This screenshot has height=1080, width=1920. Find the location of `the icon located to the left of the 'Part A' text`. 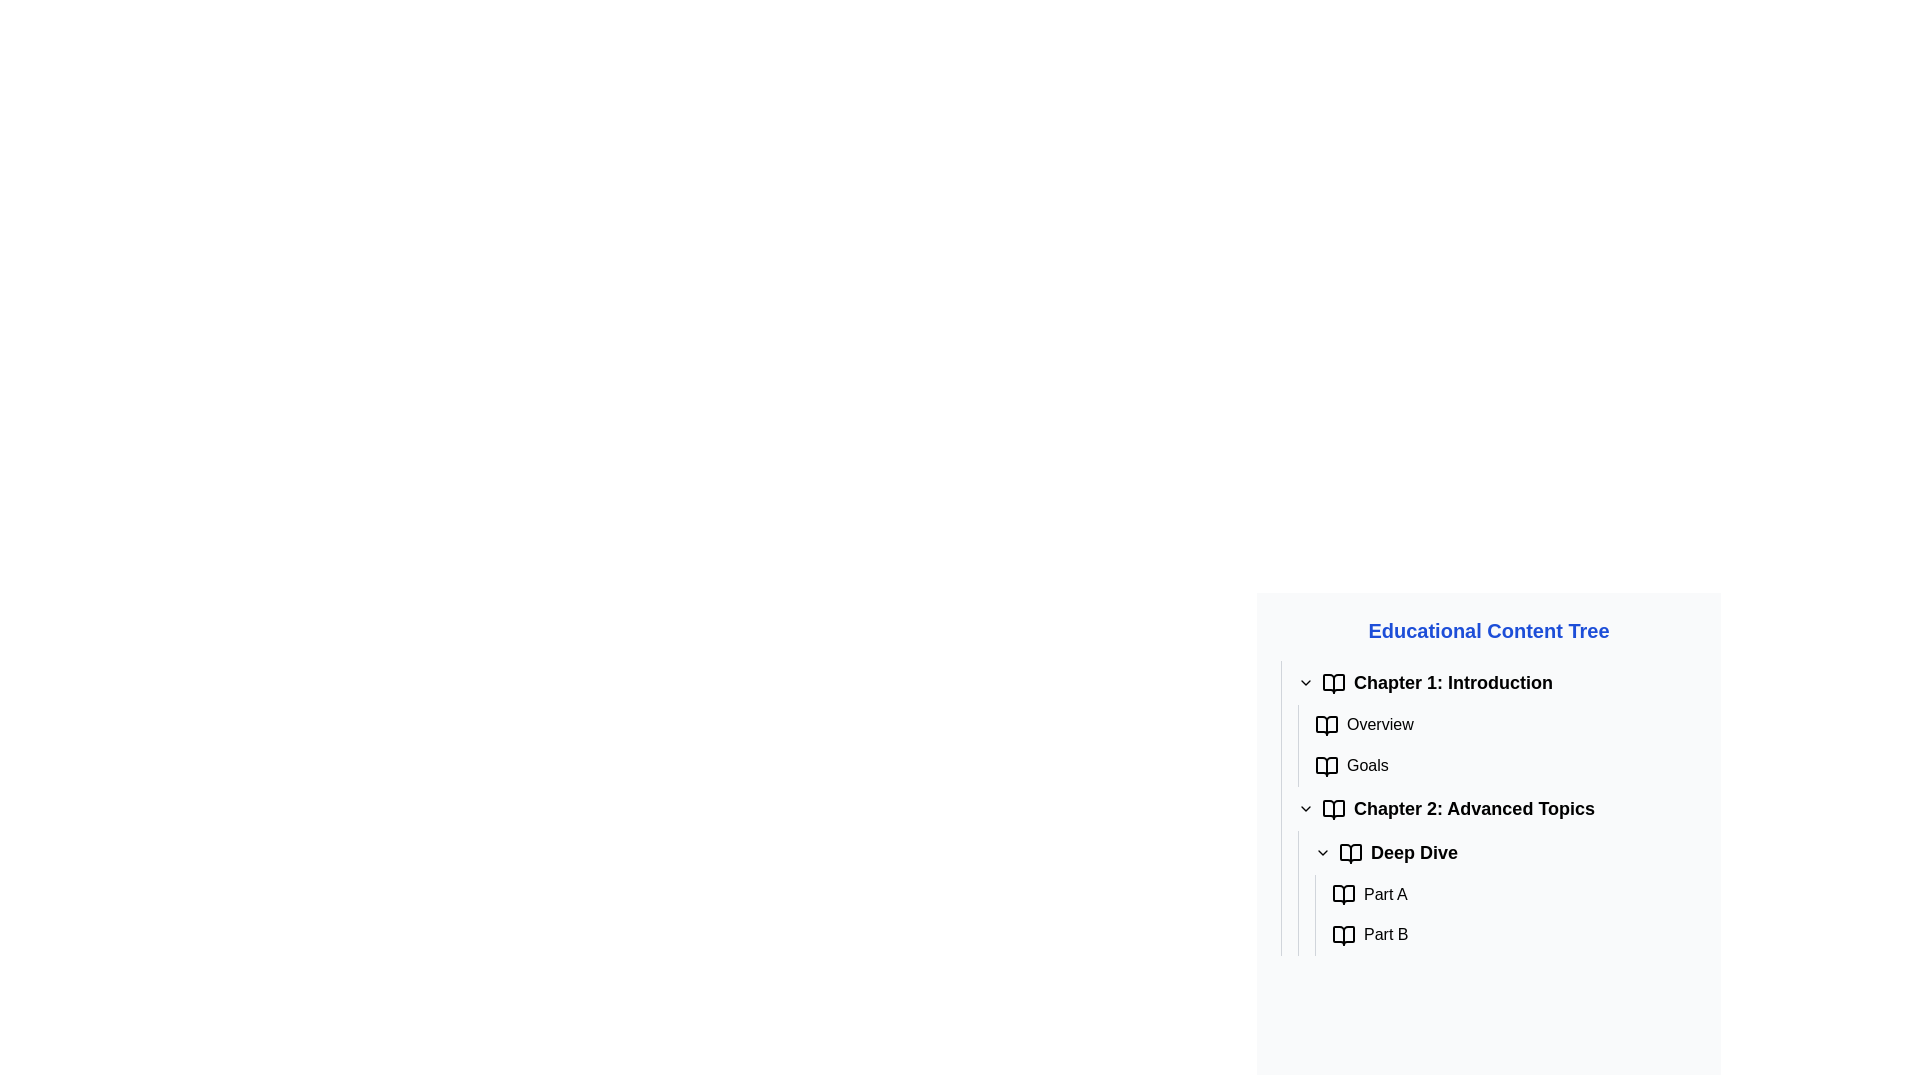

the icon located to the left of the 'Part A' text is located at coordinates (1344, 893).